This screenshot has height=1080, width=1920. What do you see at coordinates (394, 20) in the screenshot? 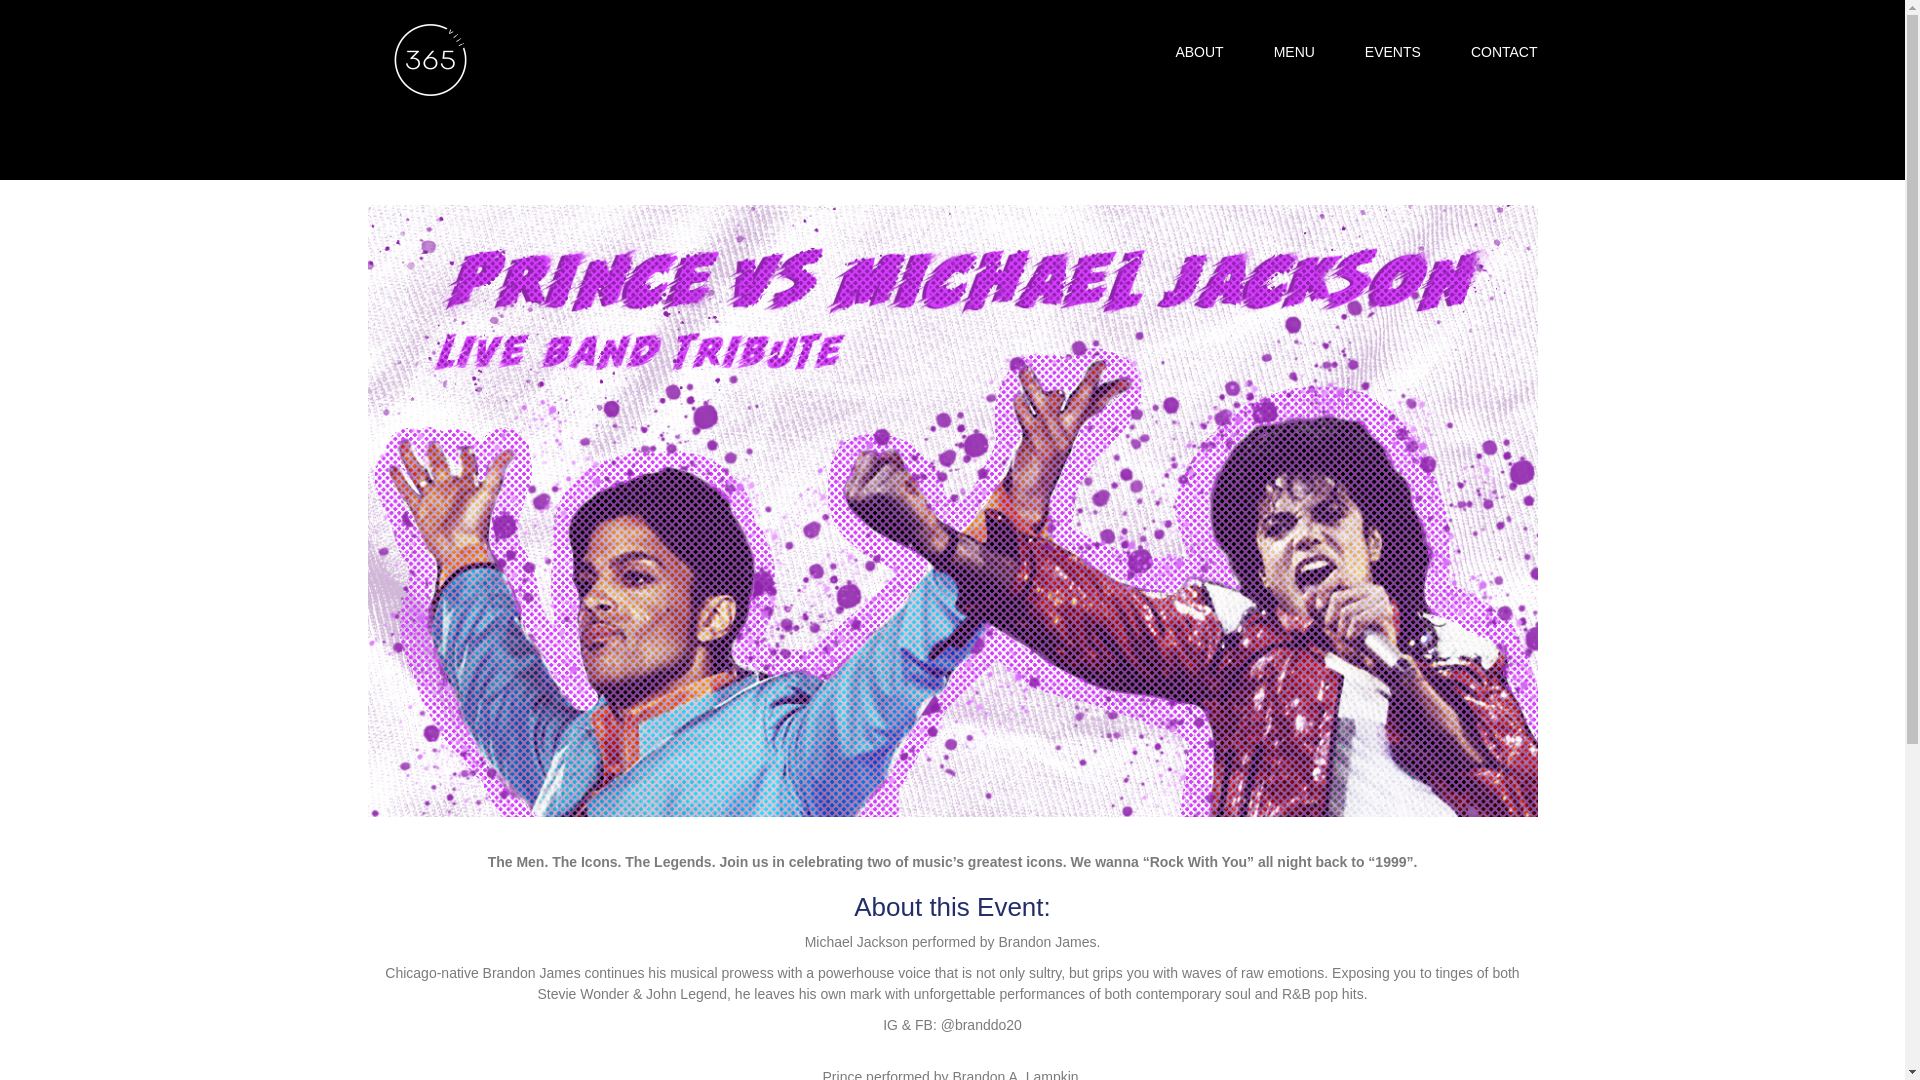
I see `'Home'` at bounding box center [394, 20].